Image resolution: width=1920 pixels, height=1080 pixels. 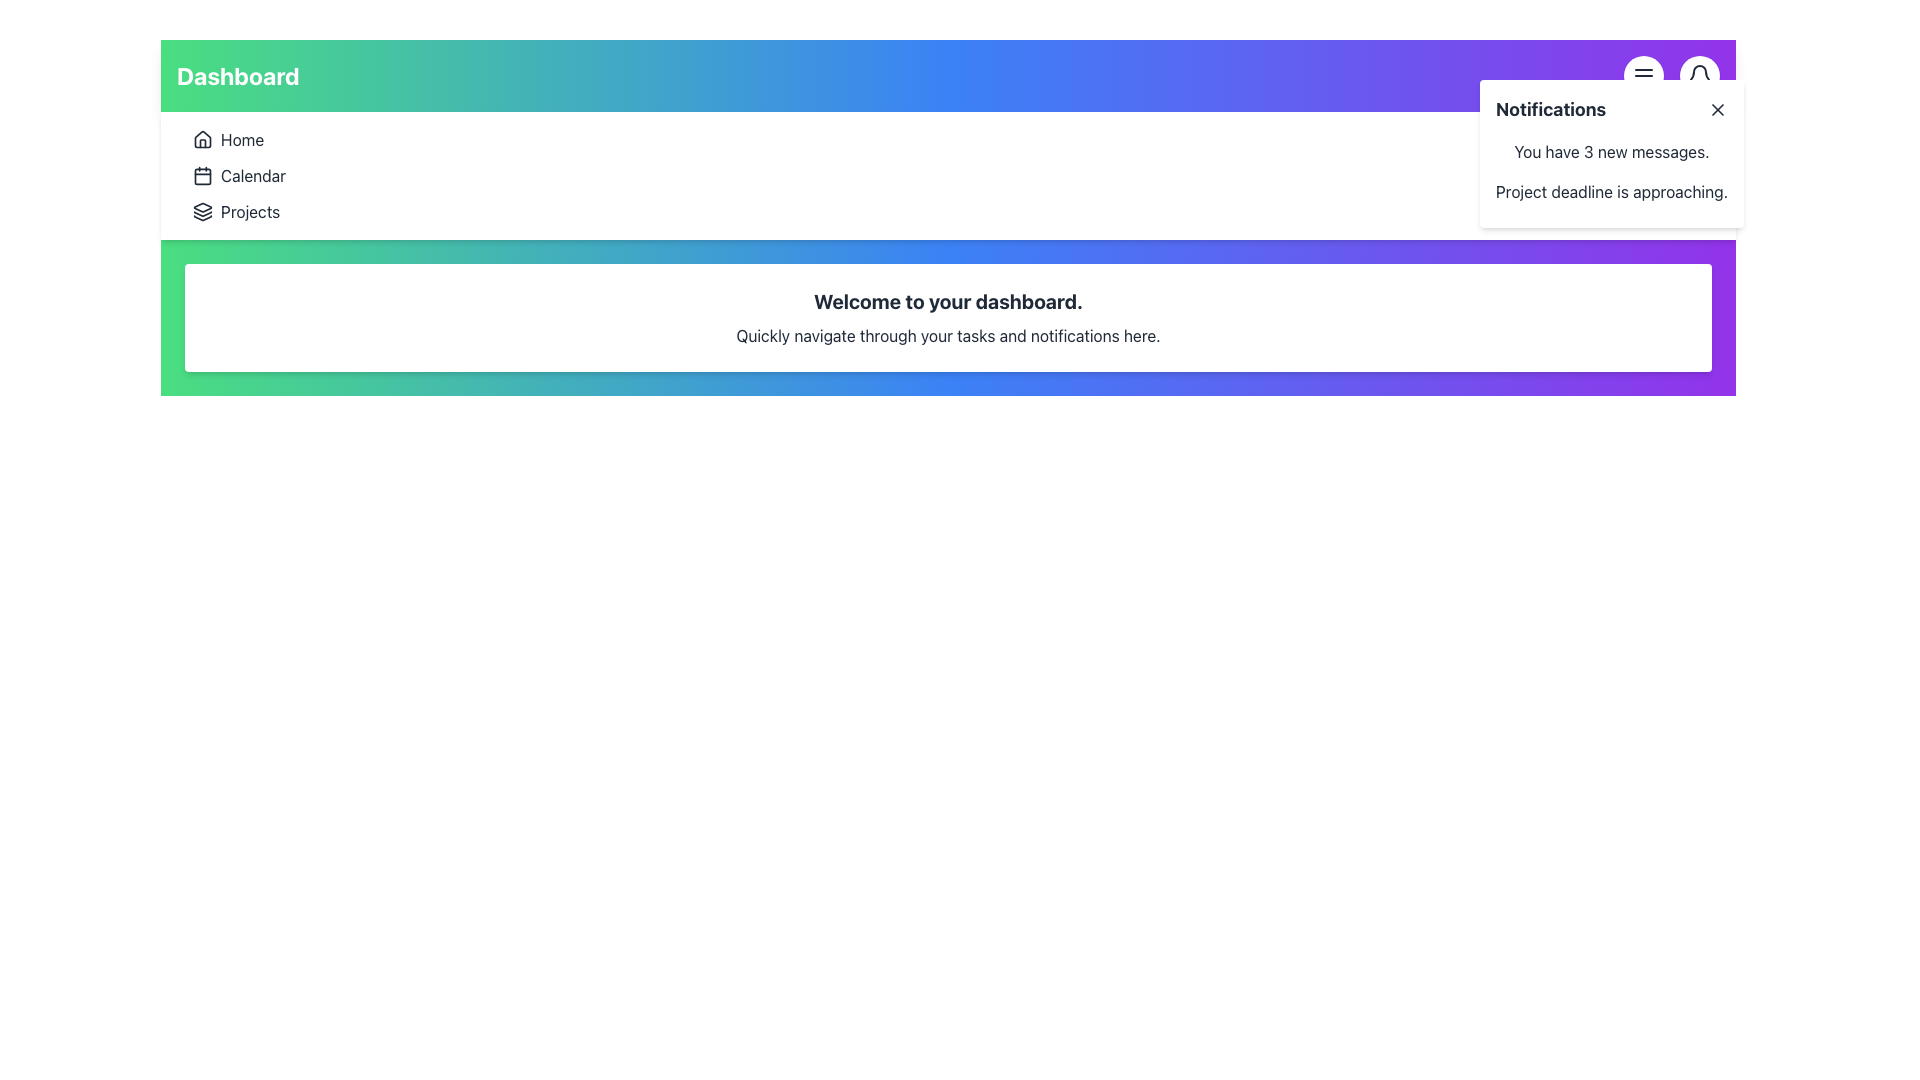 What do you see at coordinates (1717, 110) in the screenshot?
I see `the Close Button Icon, which is a diagonal cross 'X' located in the top right corner of the notification popup box` at bounding box center [1717, 110].